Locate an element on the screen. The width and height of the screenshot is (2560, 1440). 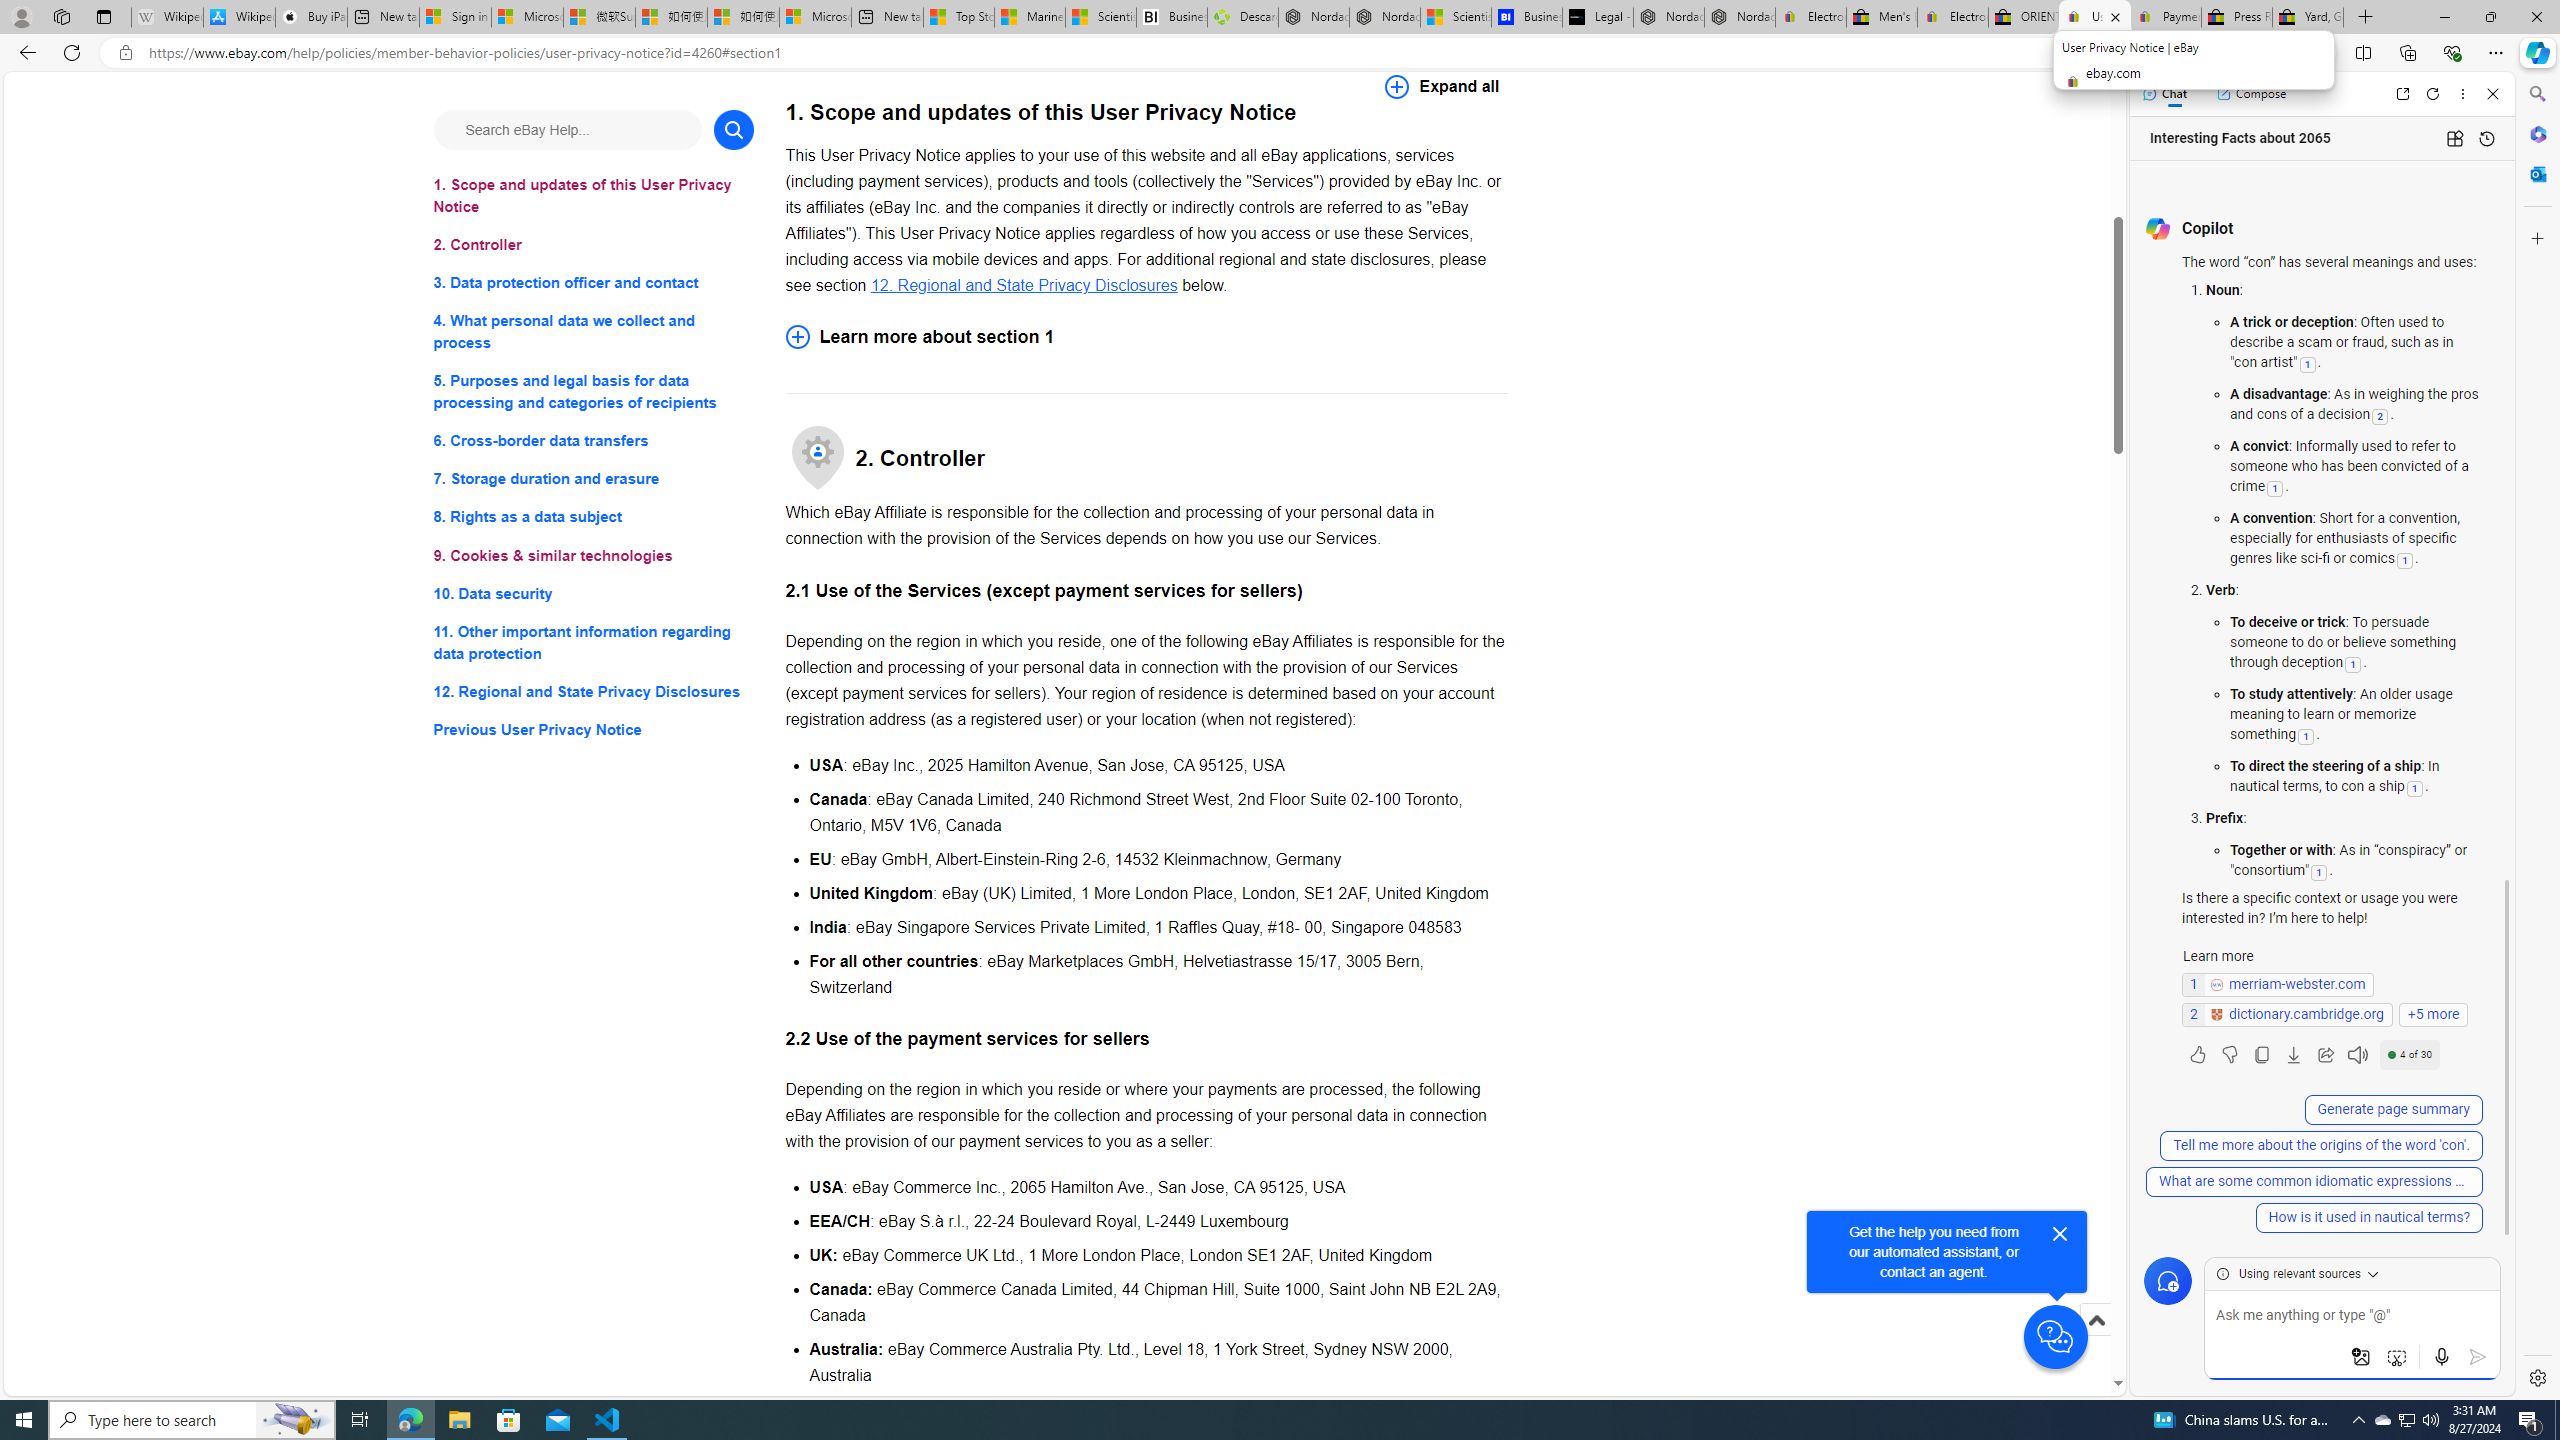
'Yard, Garden & Outdoor Living' is located at coordinates (2307, 16).